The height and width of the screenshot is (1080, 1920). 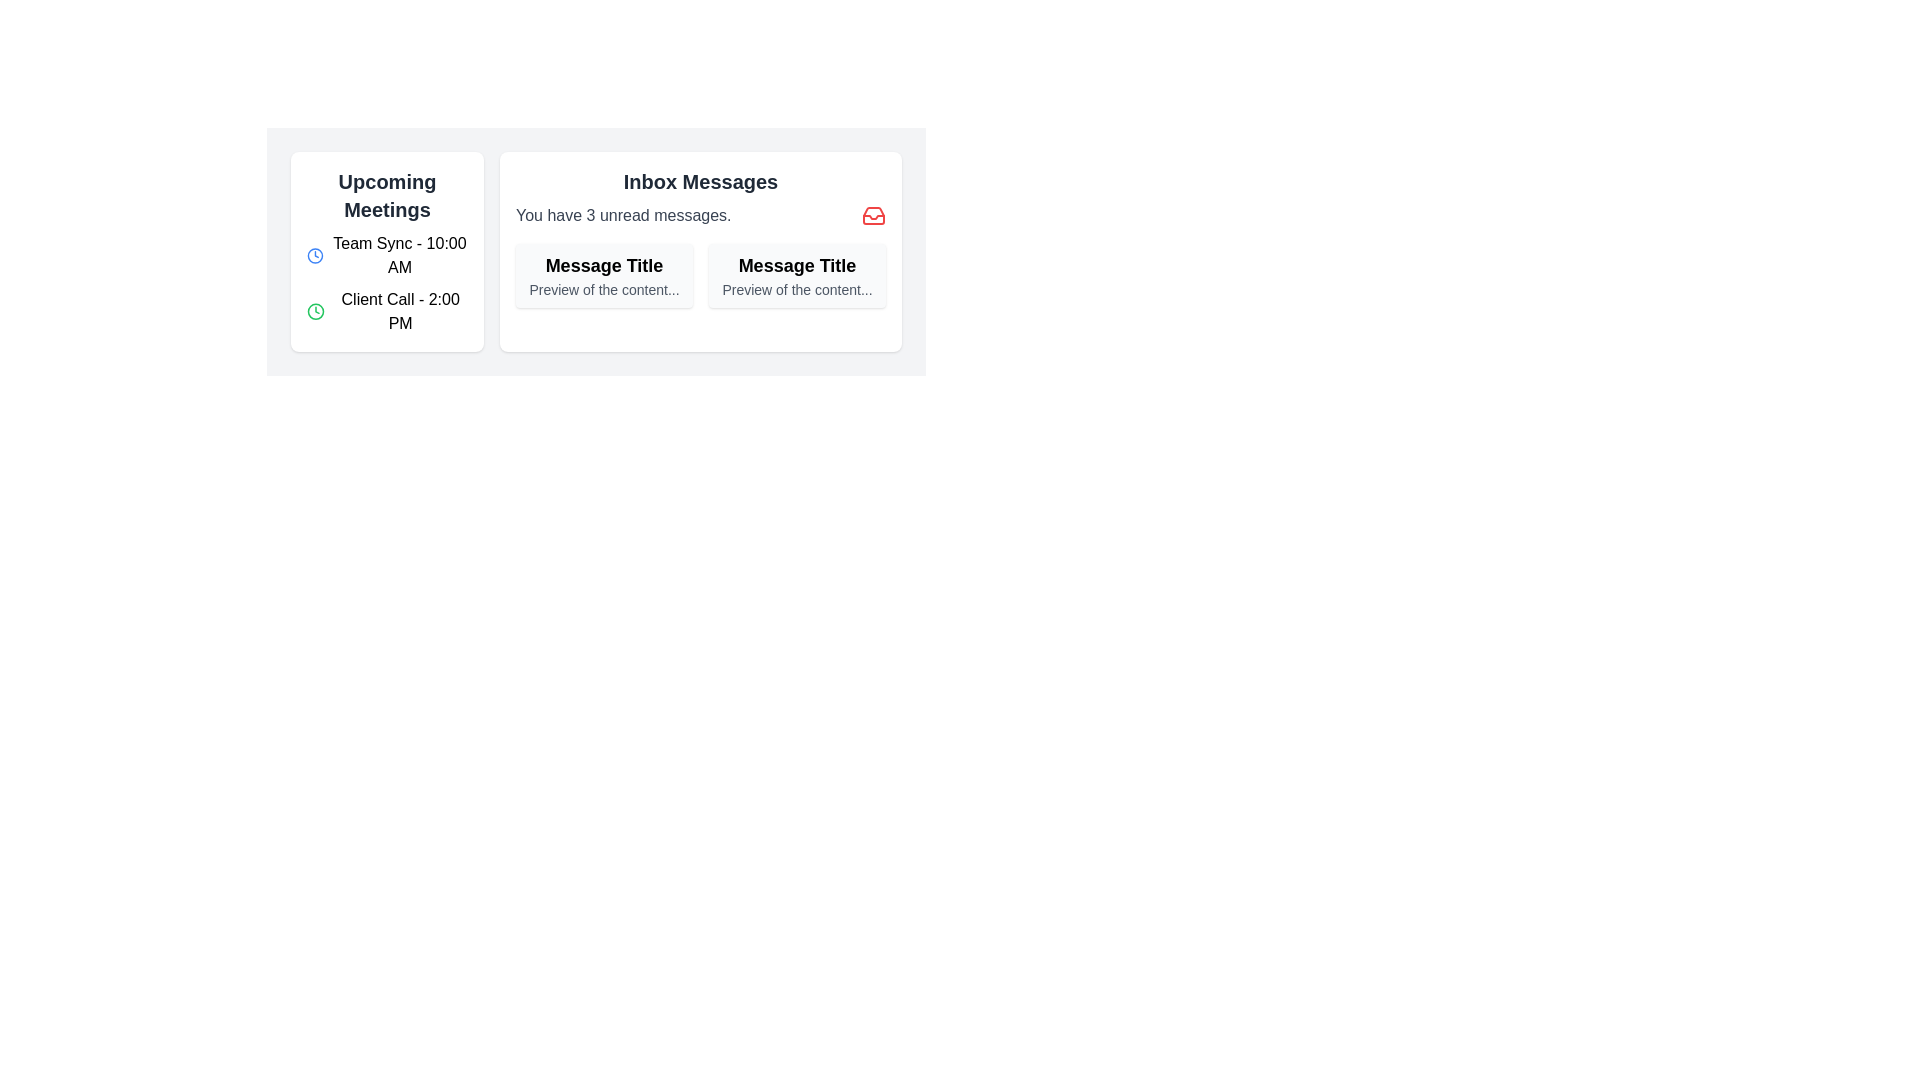 I want to click on text preview 'Preview of the content...' located below the title 'Message Title' in the Inbox Messages section, so click(x=796, y=289).